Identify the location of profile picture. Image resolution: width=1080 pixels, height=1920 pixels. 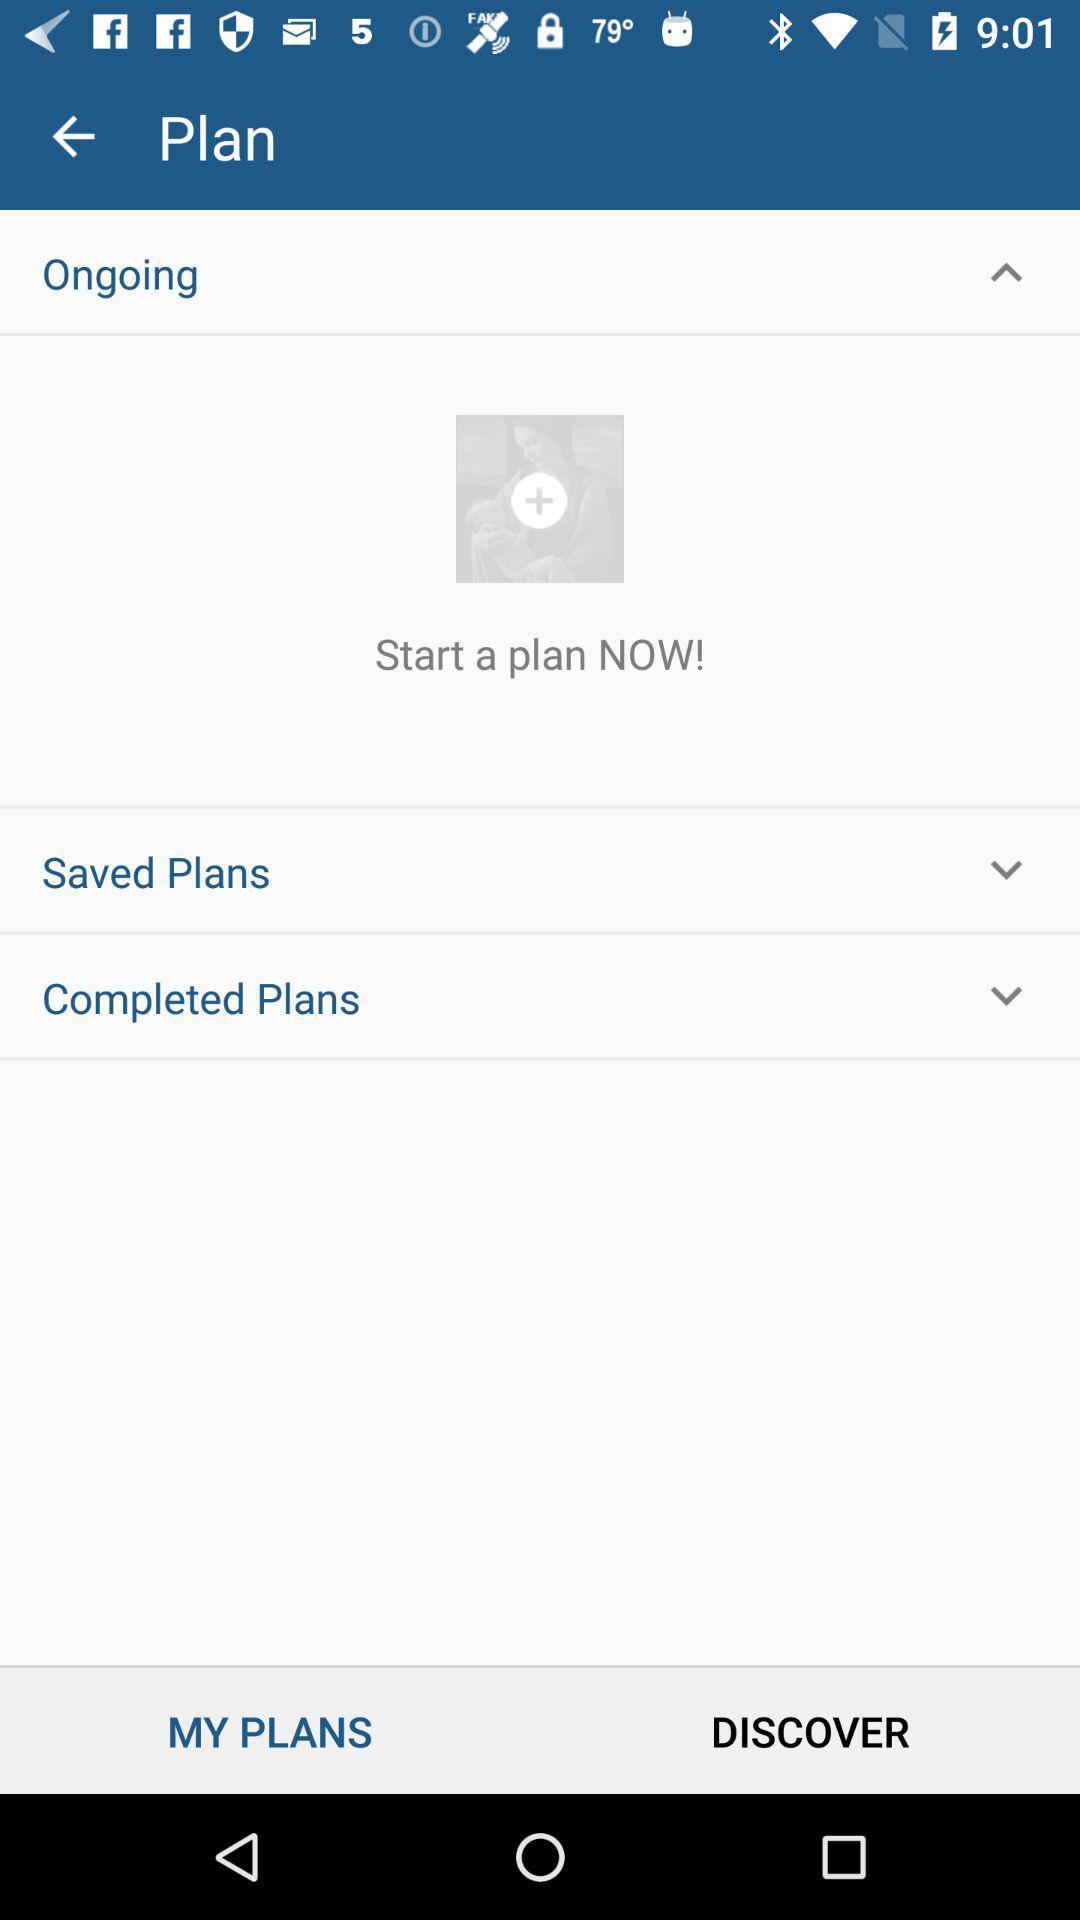
(540, 498).